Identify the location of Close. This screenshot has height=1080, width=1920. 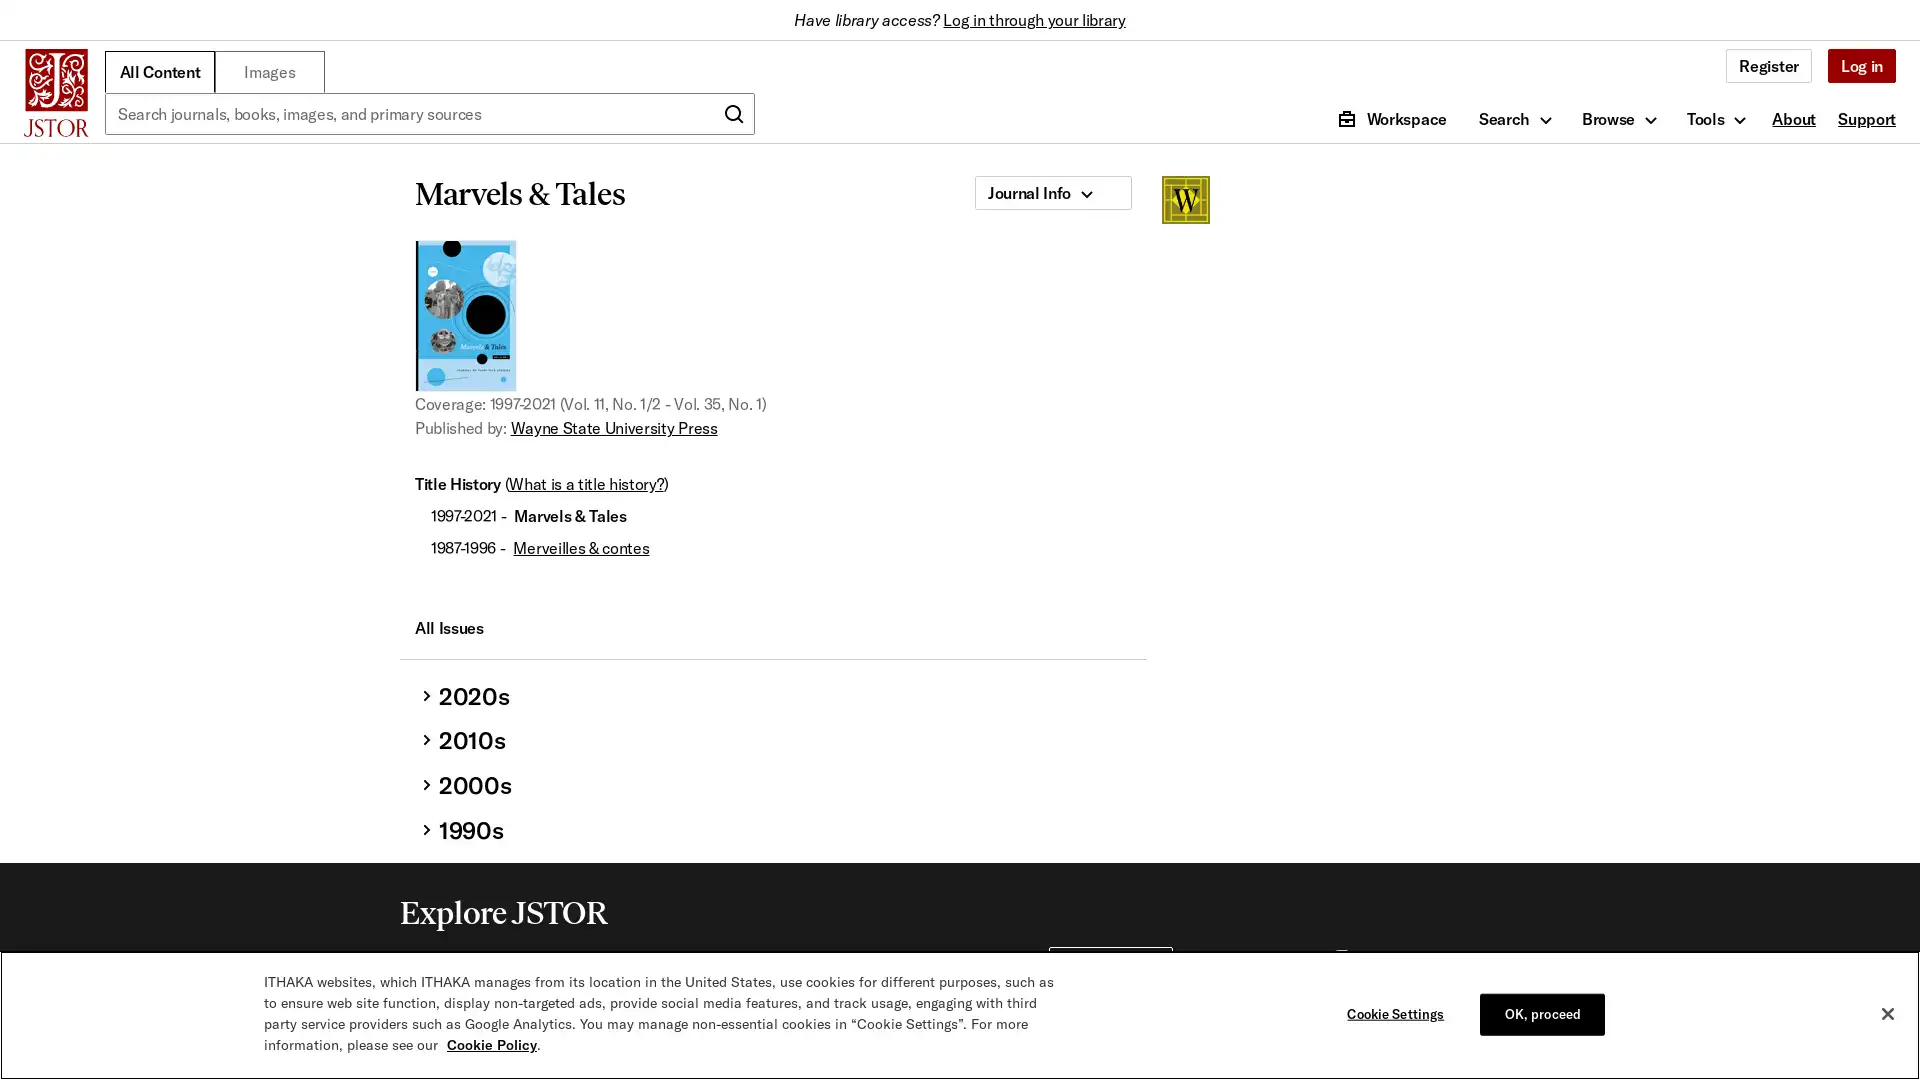
(1886, 1014).